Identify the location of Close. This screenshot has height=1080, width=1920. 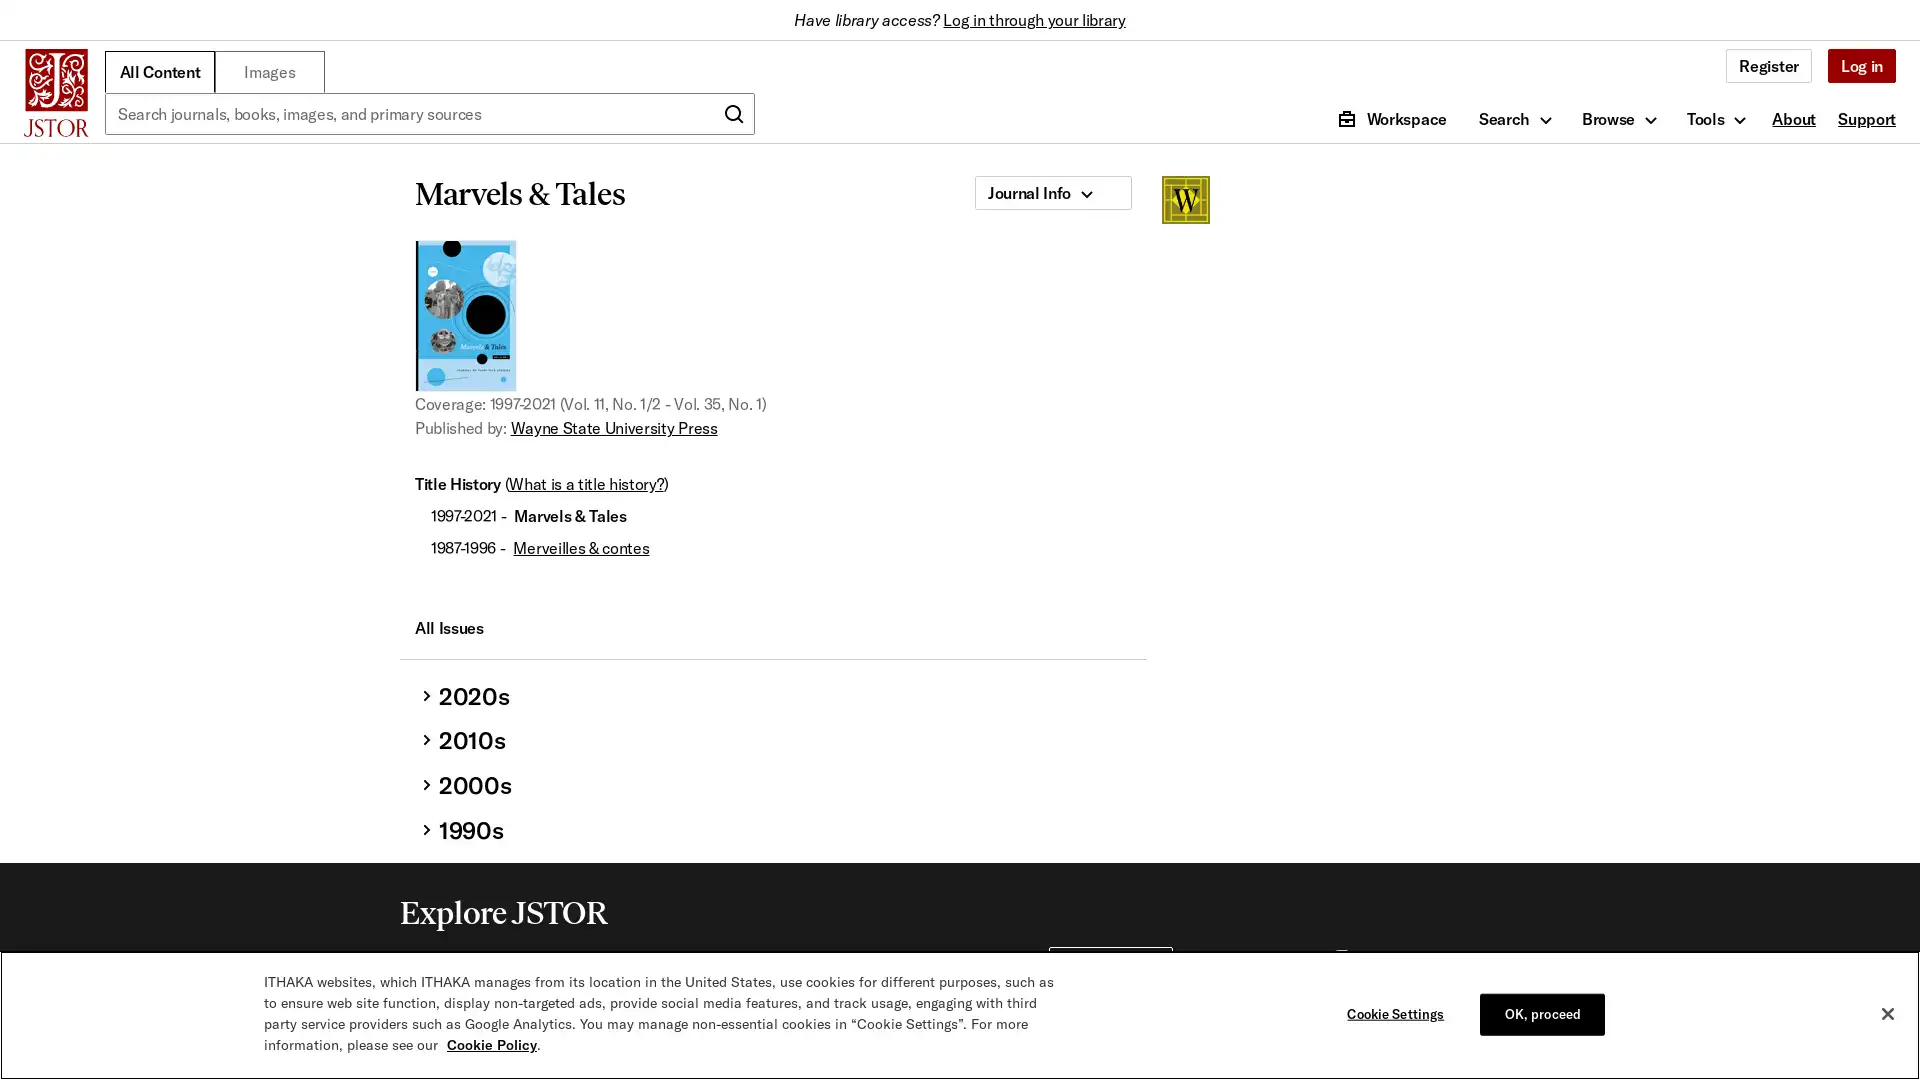
(1886, 1014).